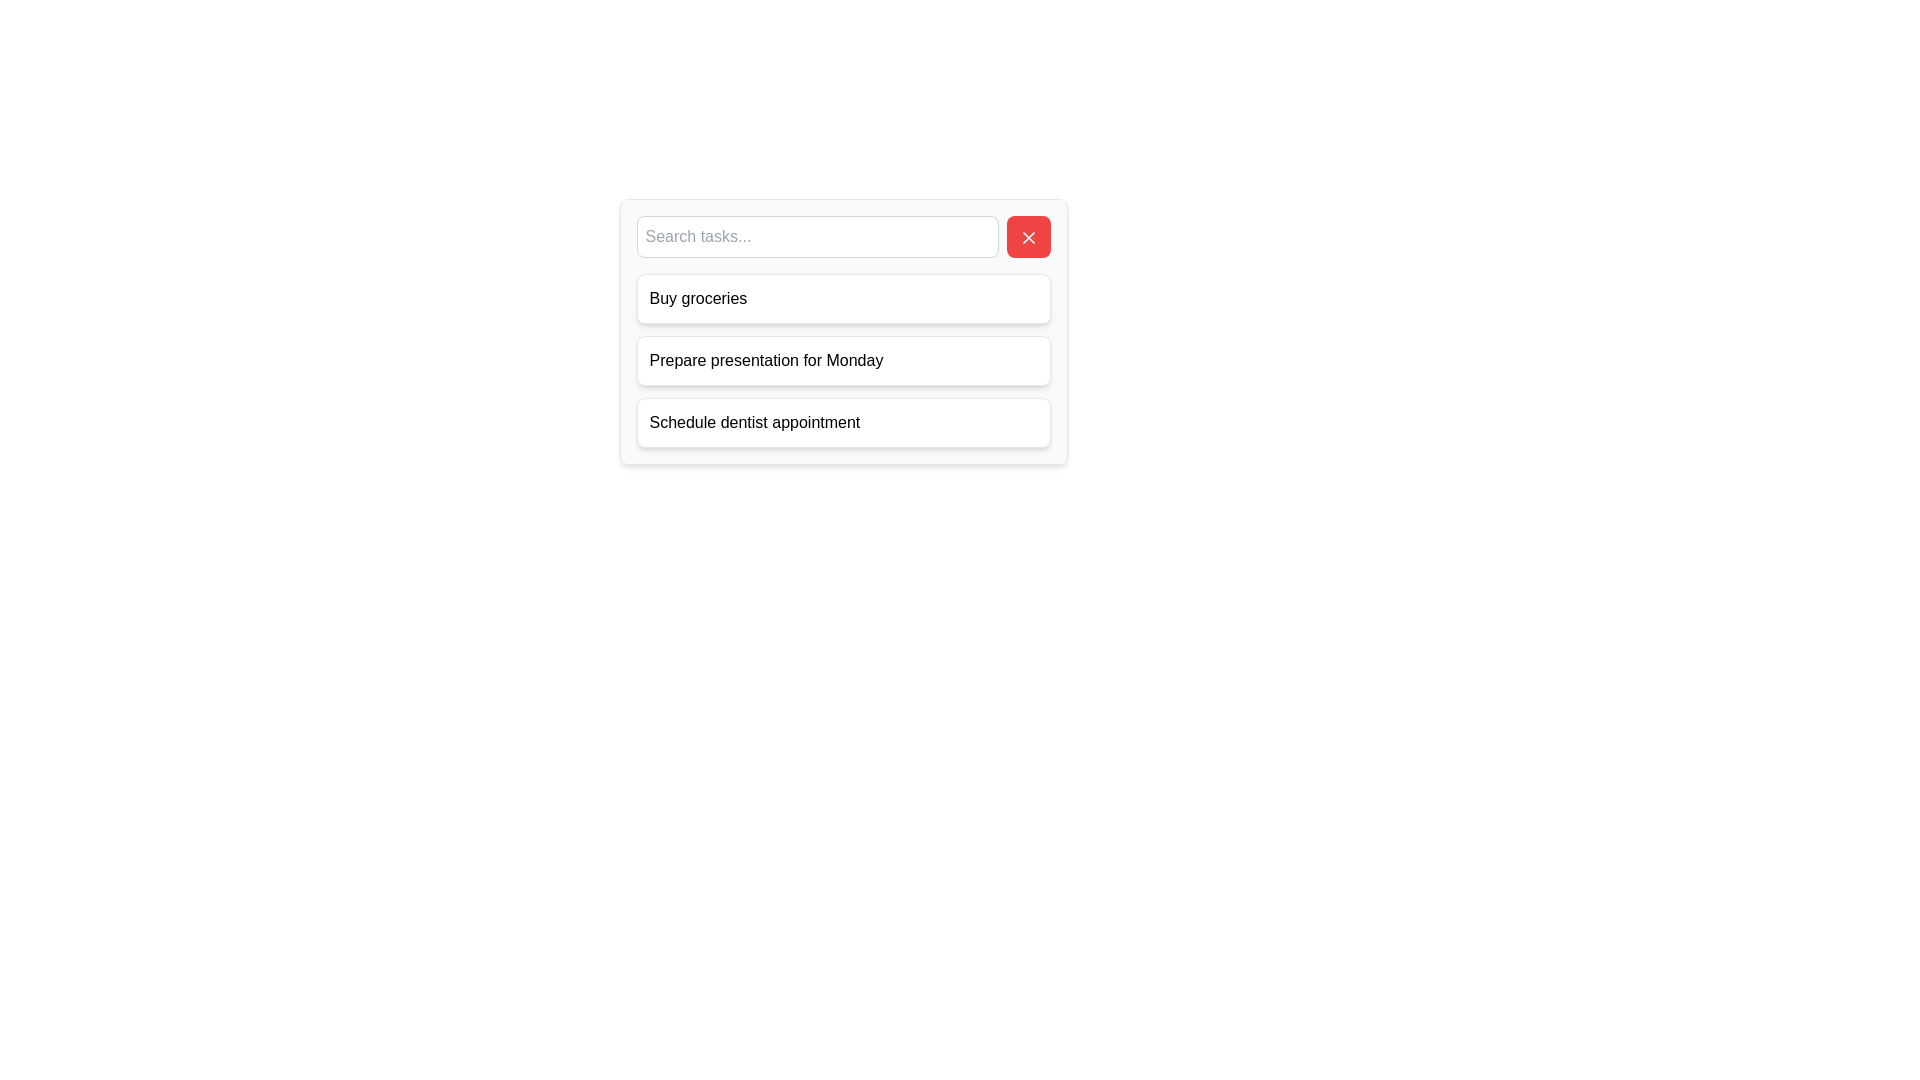  I want to click on the text label displaying 'Schedule dentist appointment', which is the third item in a vertically-aligned list of text labels, so click(753, 422).